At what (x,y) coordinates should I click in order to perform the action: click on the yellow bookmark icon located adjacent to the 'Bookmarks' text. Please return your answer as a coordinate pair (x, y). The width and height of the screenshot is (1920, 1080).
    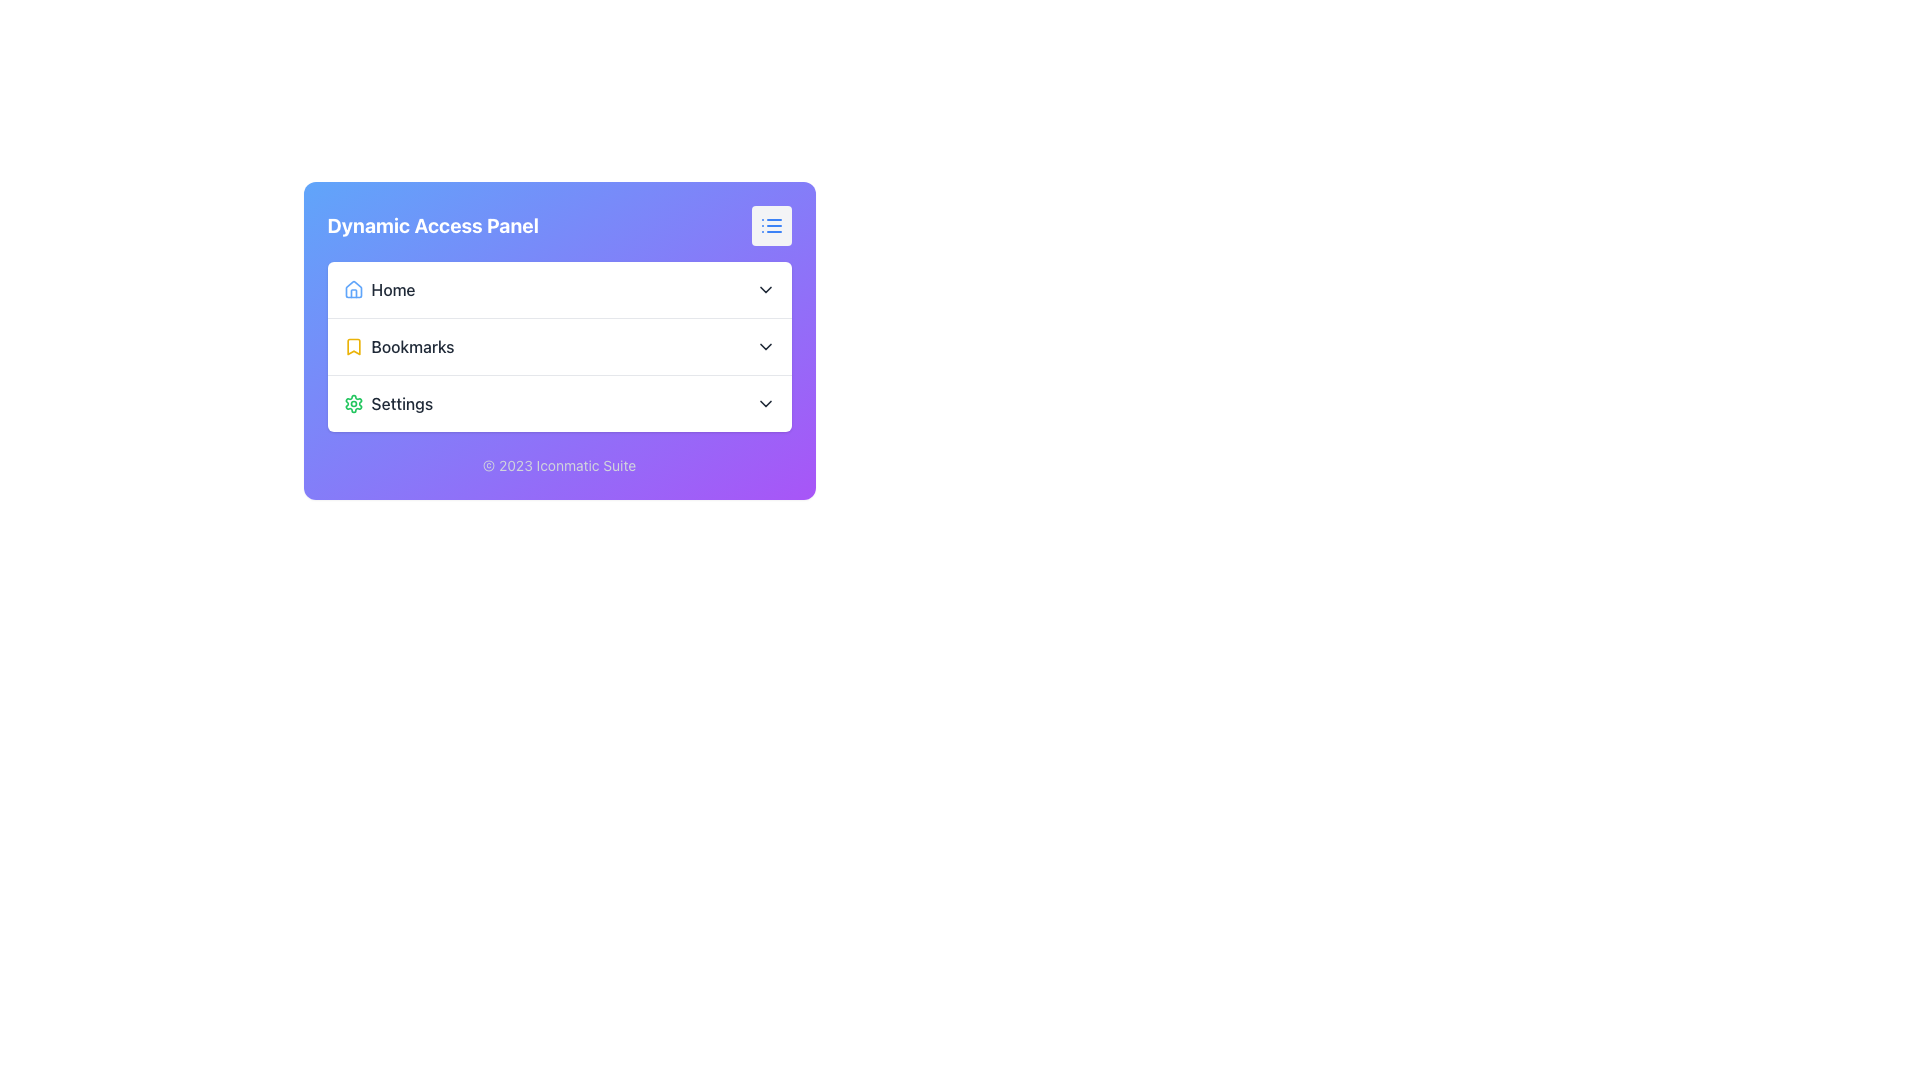
    Looking at the image, I should click on (353, 346).